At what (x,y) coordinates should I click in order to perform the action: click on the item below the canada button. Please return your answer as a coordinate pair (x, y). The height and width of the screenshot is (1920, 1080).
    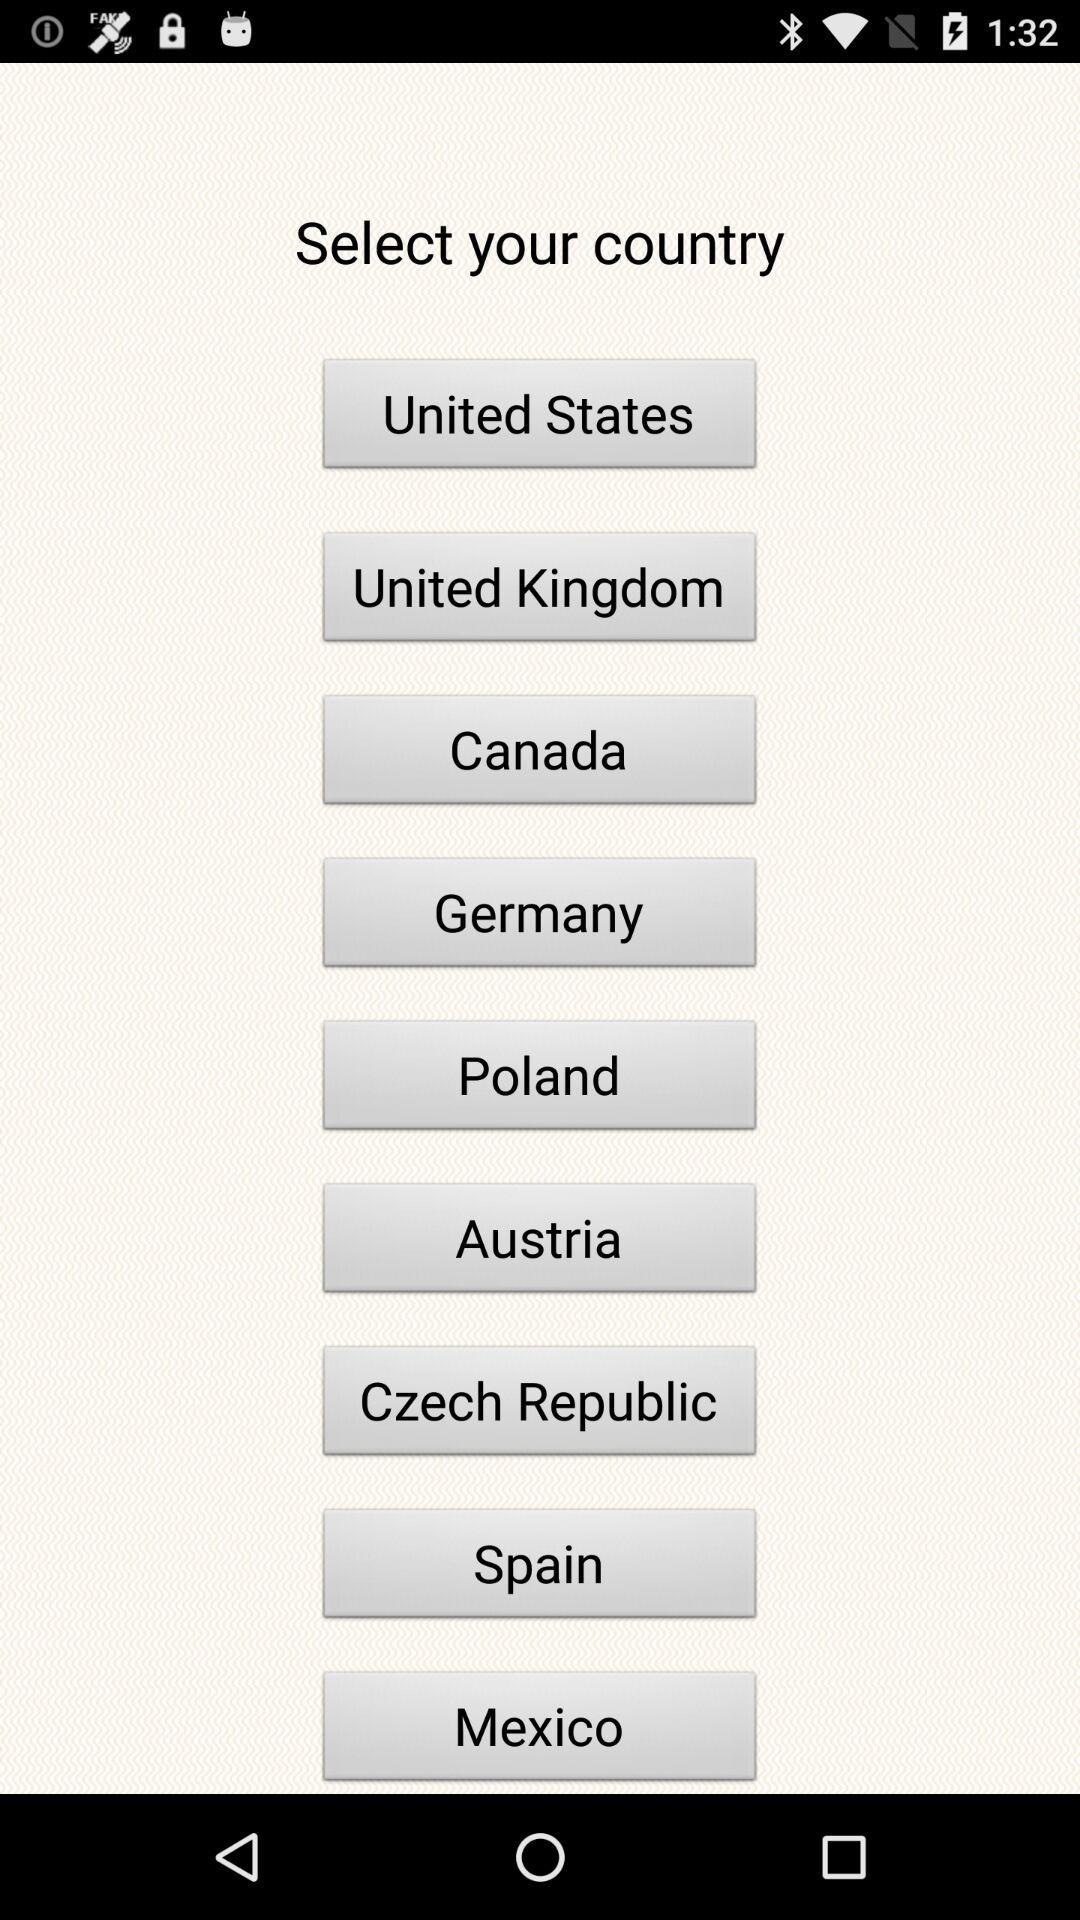
    Looking at the image, I should click on (540, 916).